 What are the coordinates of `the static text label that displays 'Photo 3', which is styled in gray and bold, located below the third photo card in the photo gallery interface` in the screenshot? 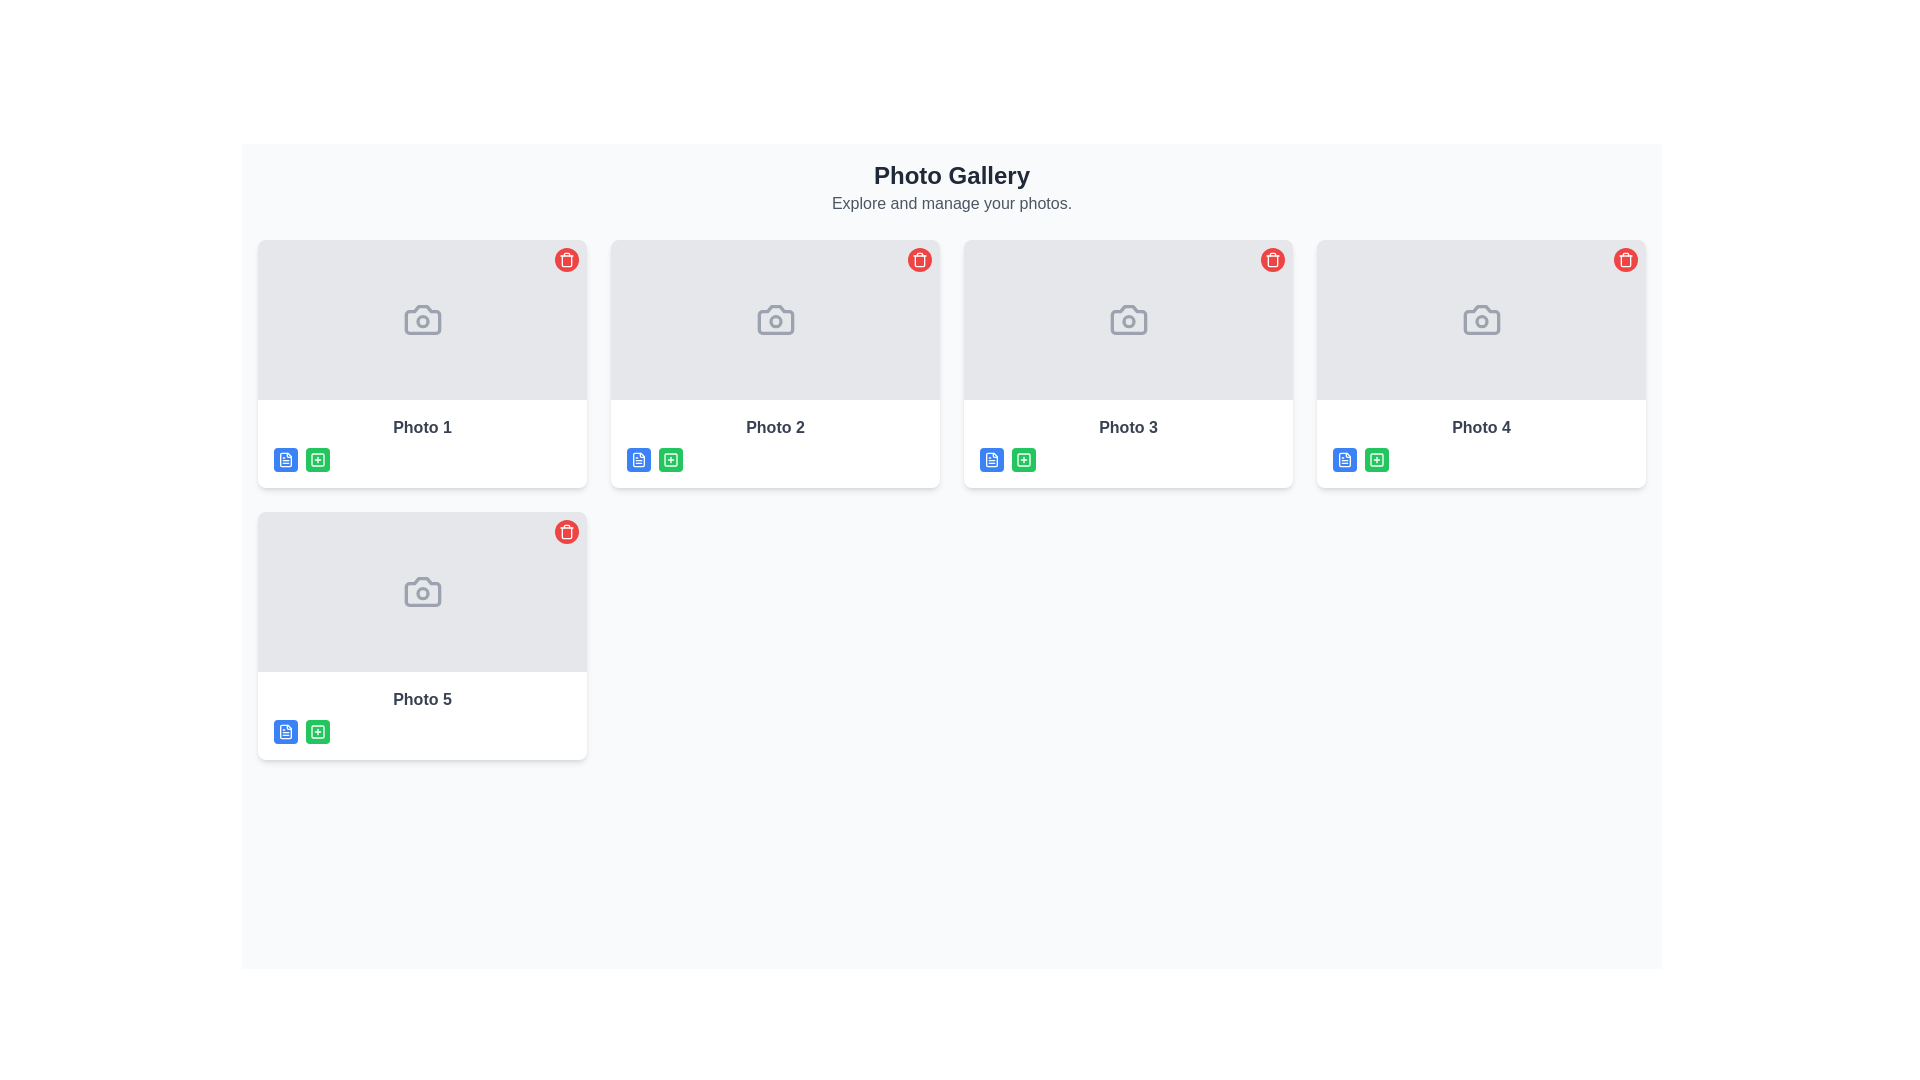 It's located at (1128, 427).